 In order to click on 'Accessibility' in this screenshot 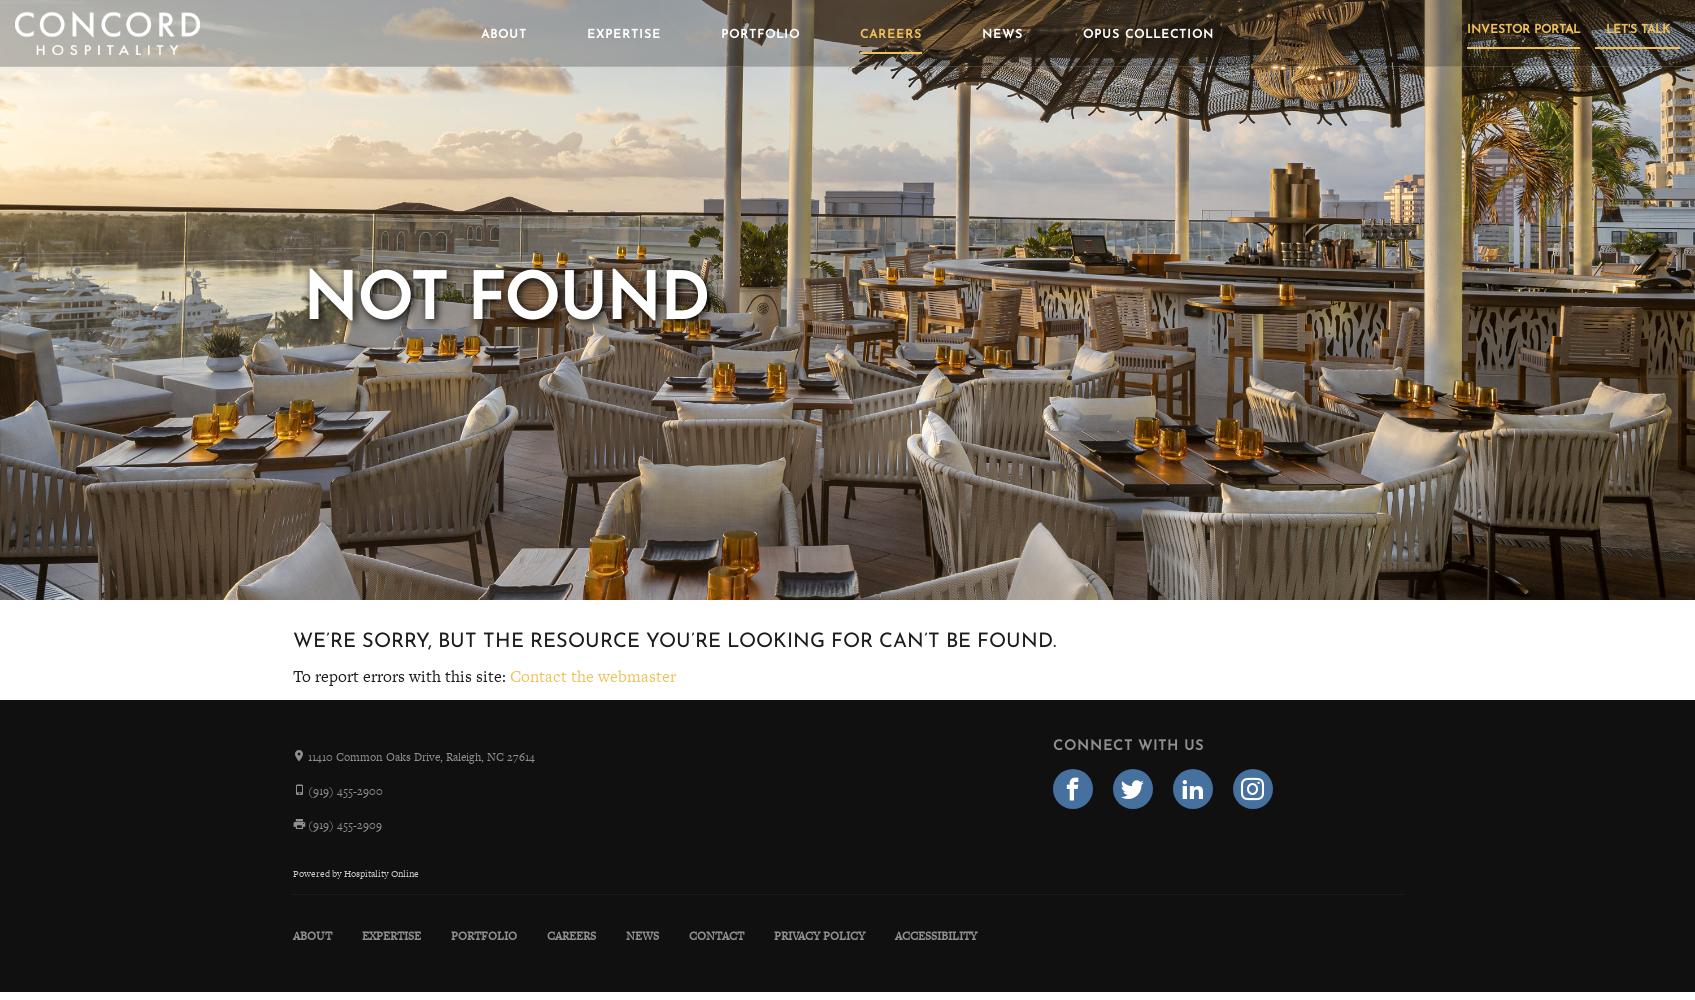, I will do `click(934, 935)`.